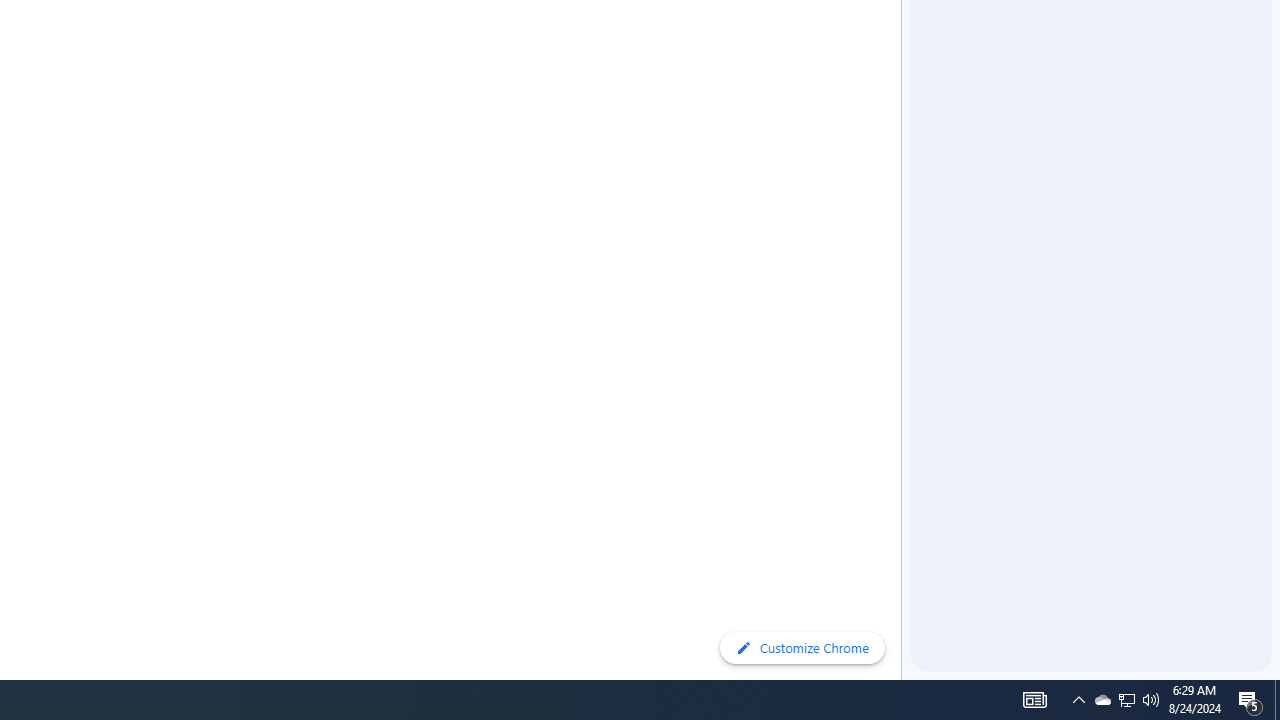  What do you see at coordinates (904, 39) in the screenshot?
I see `'Side Panel Resize Handle'` at bounding box center [904, 39].